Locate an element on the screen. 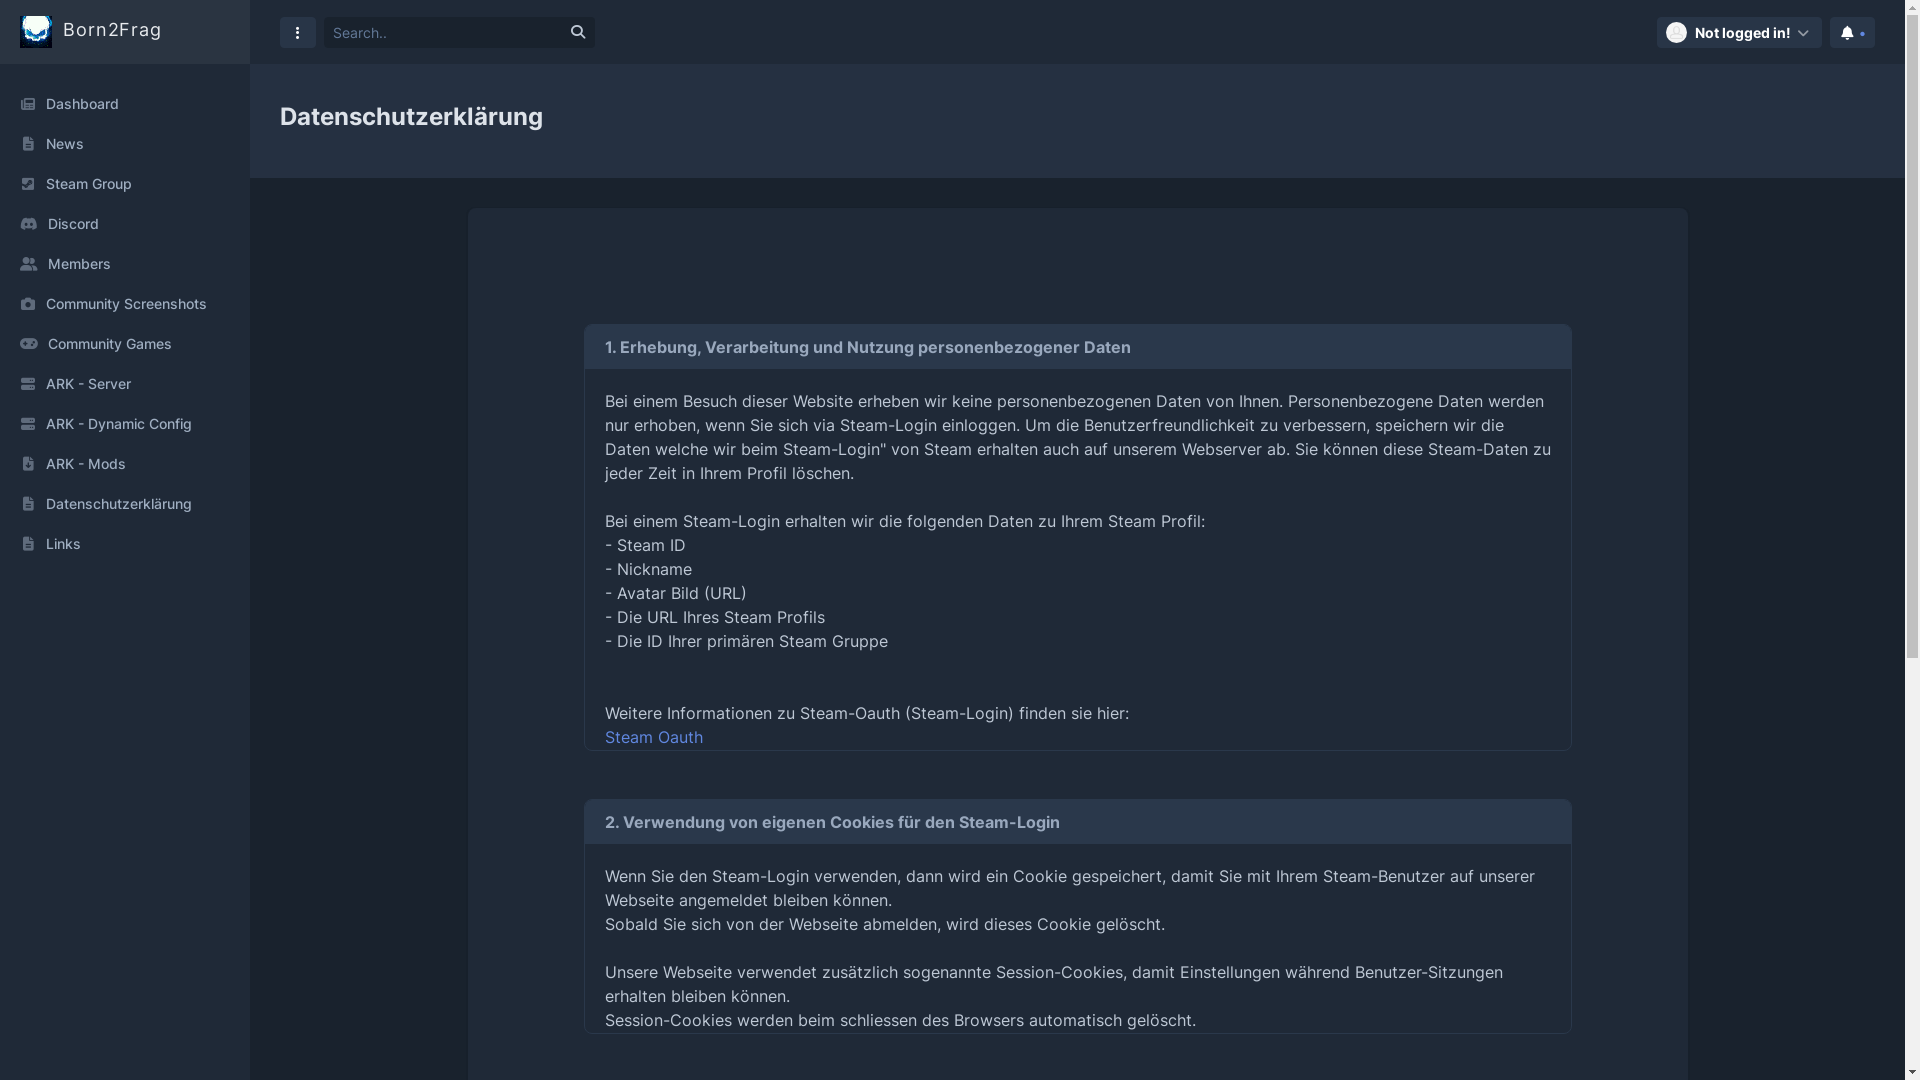 This screenshot has width=1920, height=1080. 'ARK - Mods' is located at coordinates (123, 463).